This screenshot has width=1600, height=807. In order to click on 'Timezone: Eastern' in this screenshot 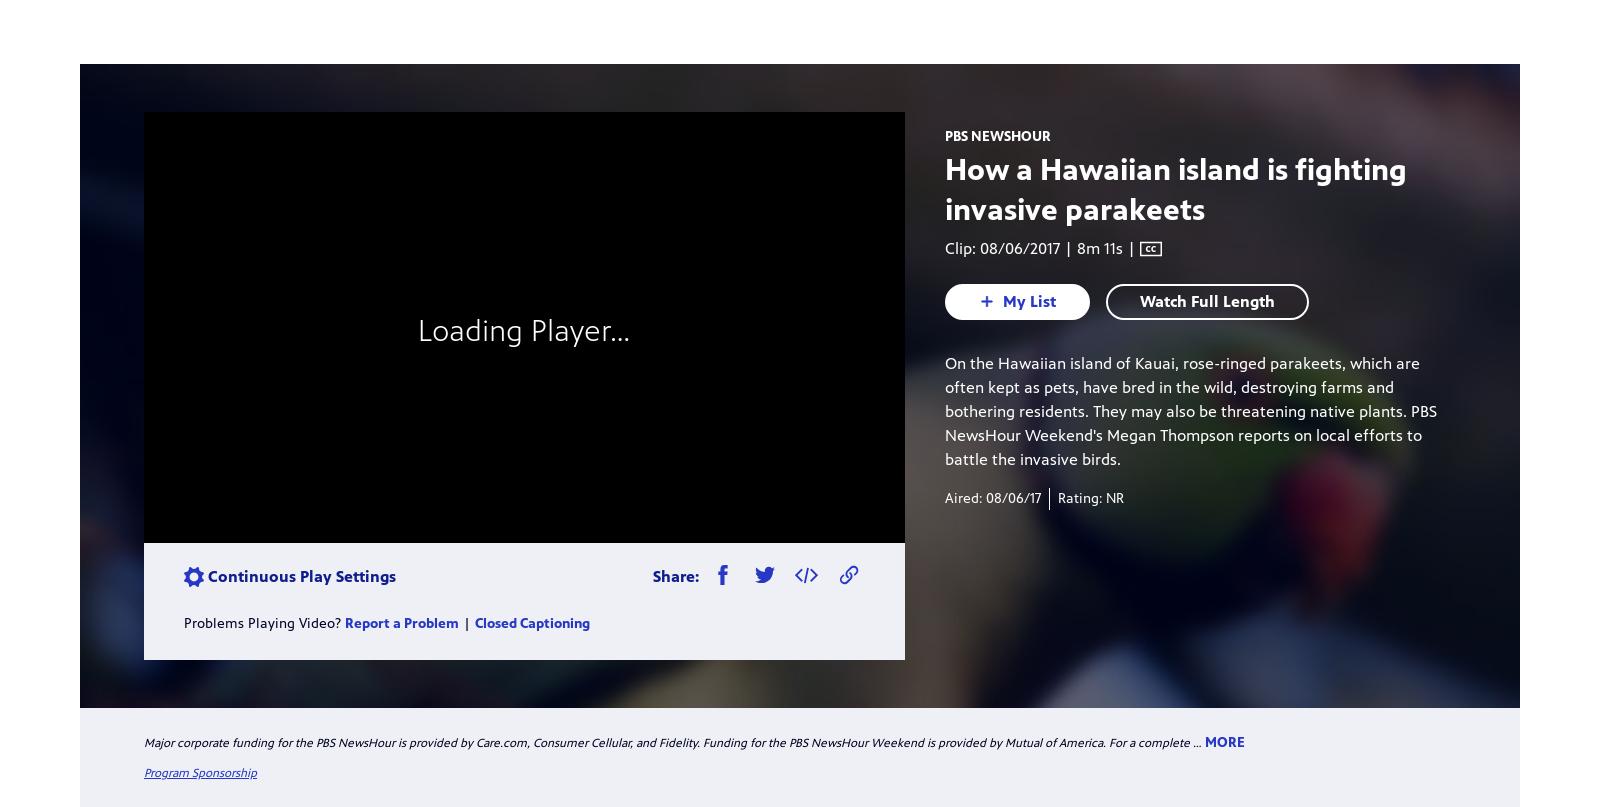, I will do `click(942, 375)`.